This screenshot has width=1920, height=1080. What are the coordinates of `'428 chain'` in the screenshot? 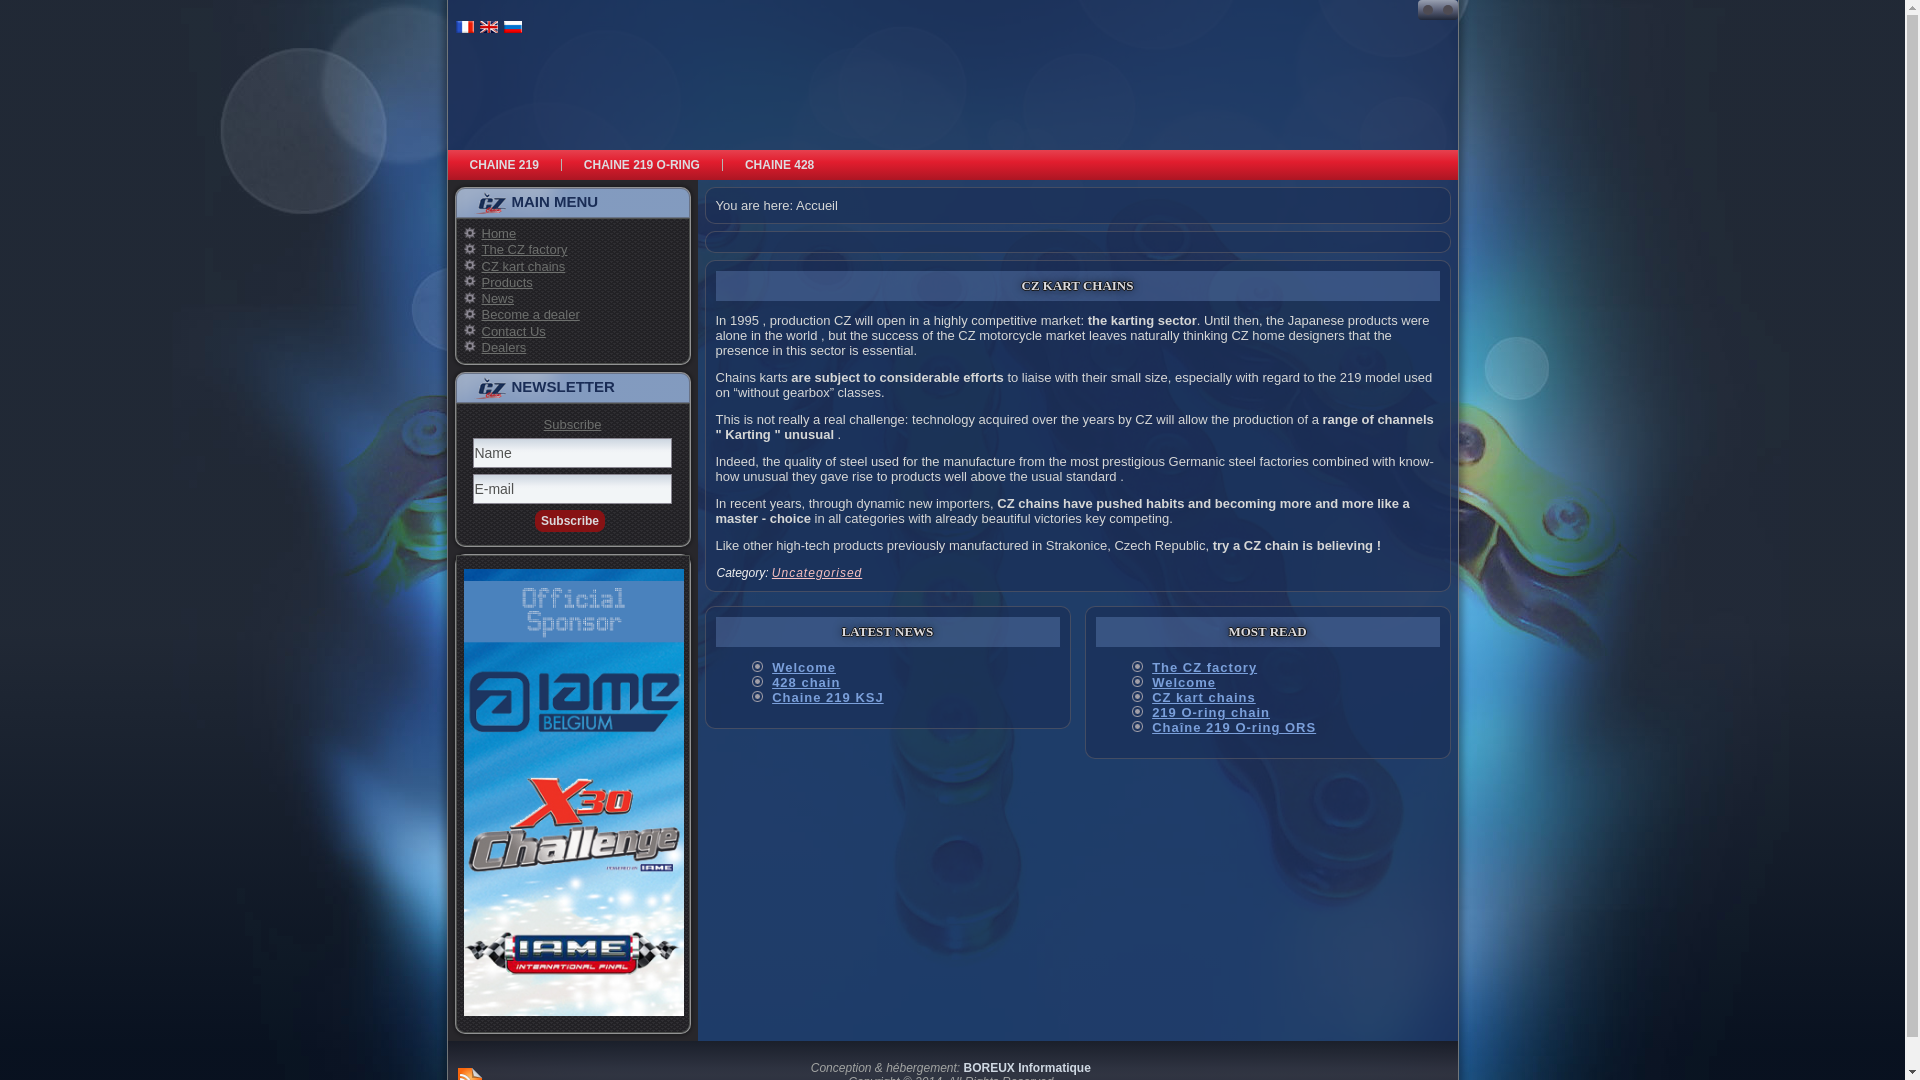 It's located at (806, 681).